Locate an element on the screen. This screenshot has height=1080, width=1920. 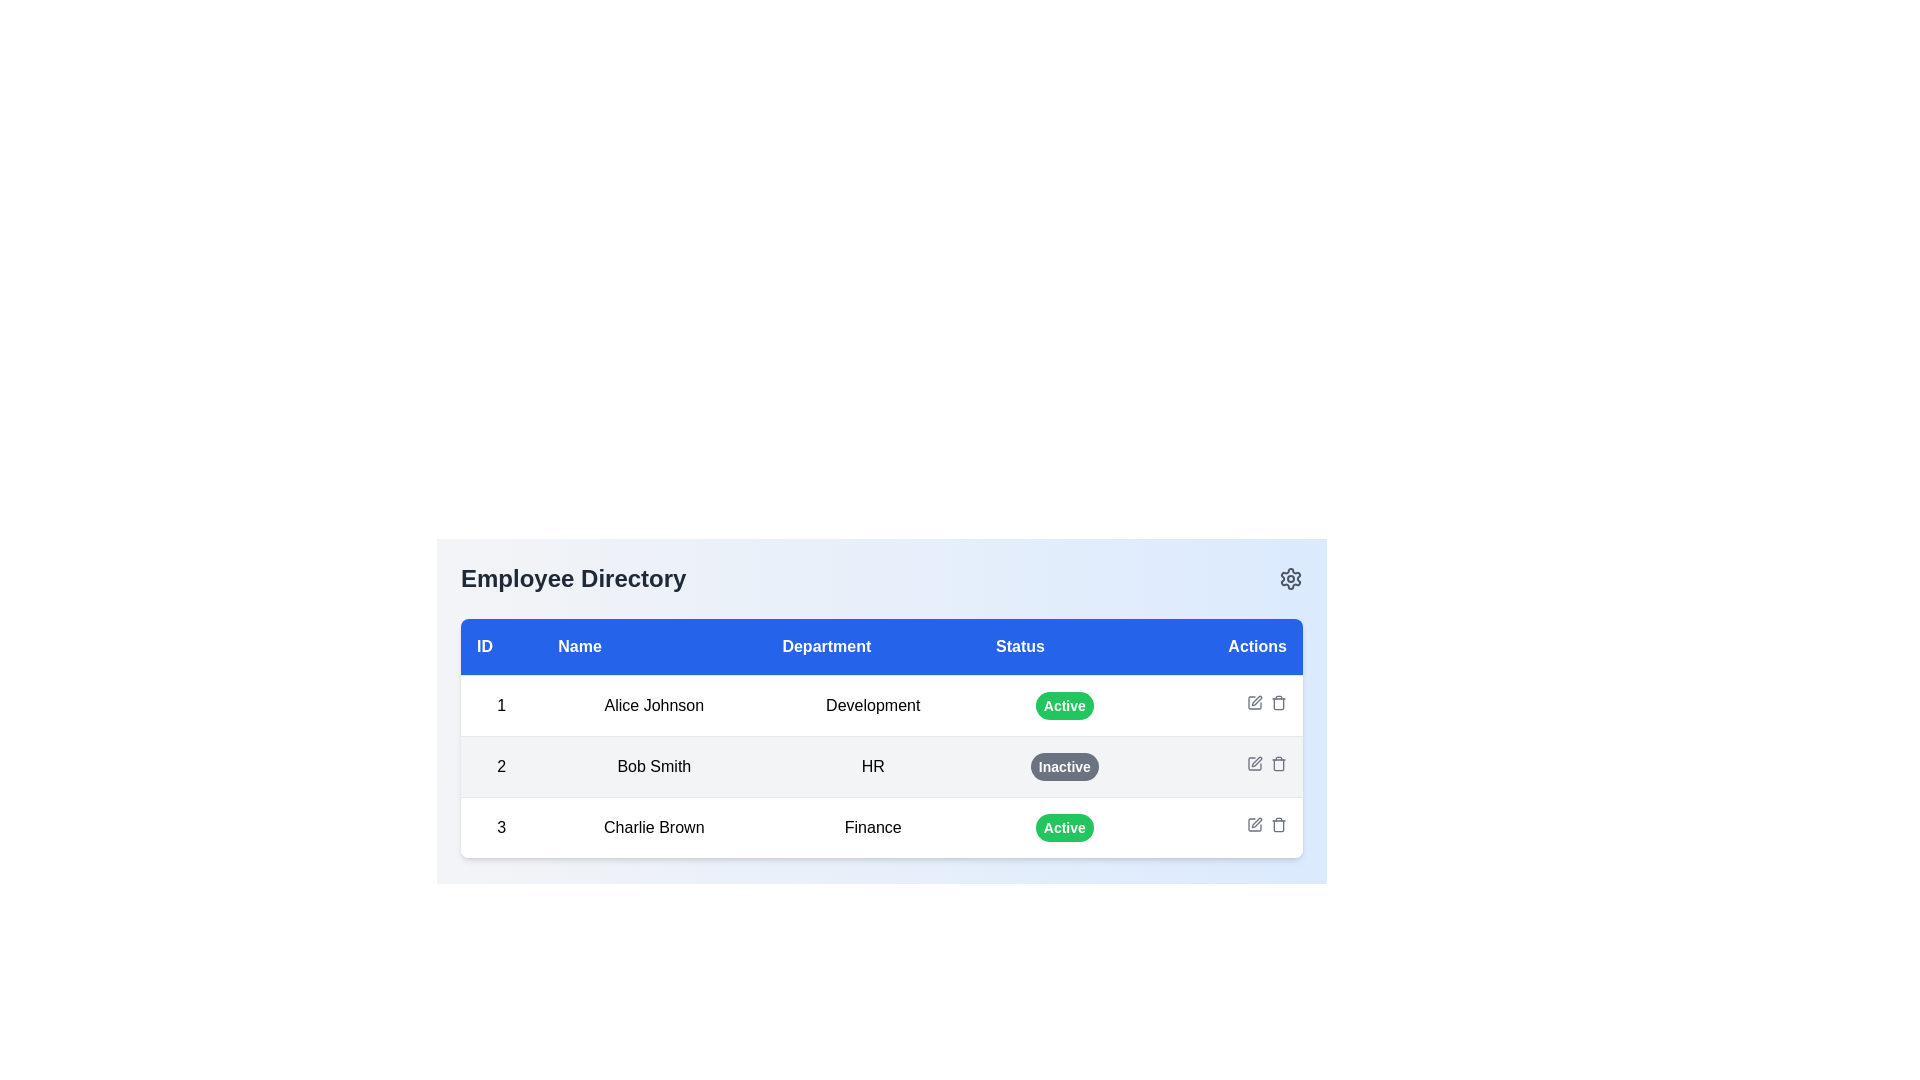
the text label displaying 'Development' in the 'Department' column, which aligns with the 'Alice Johnson' row is located at coordinates (873, 704).